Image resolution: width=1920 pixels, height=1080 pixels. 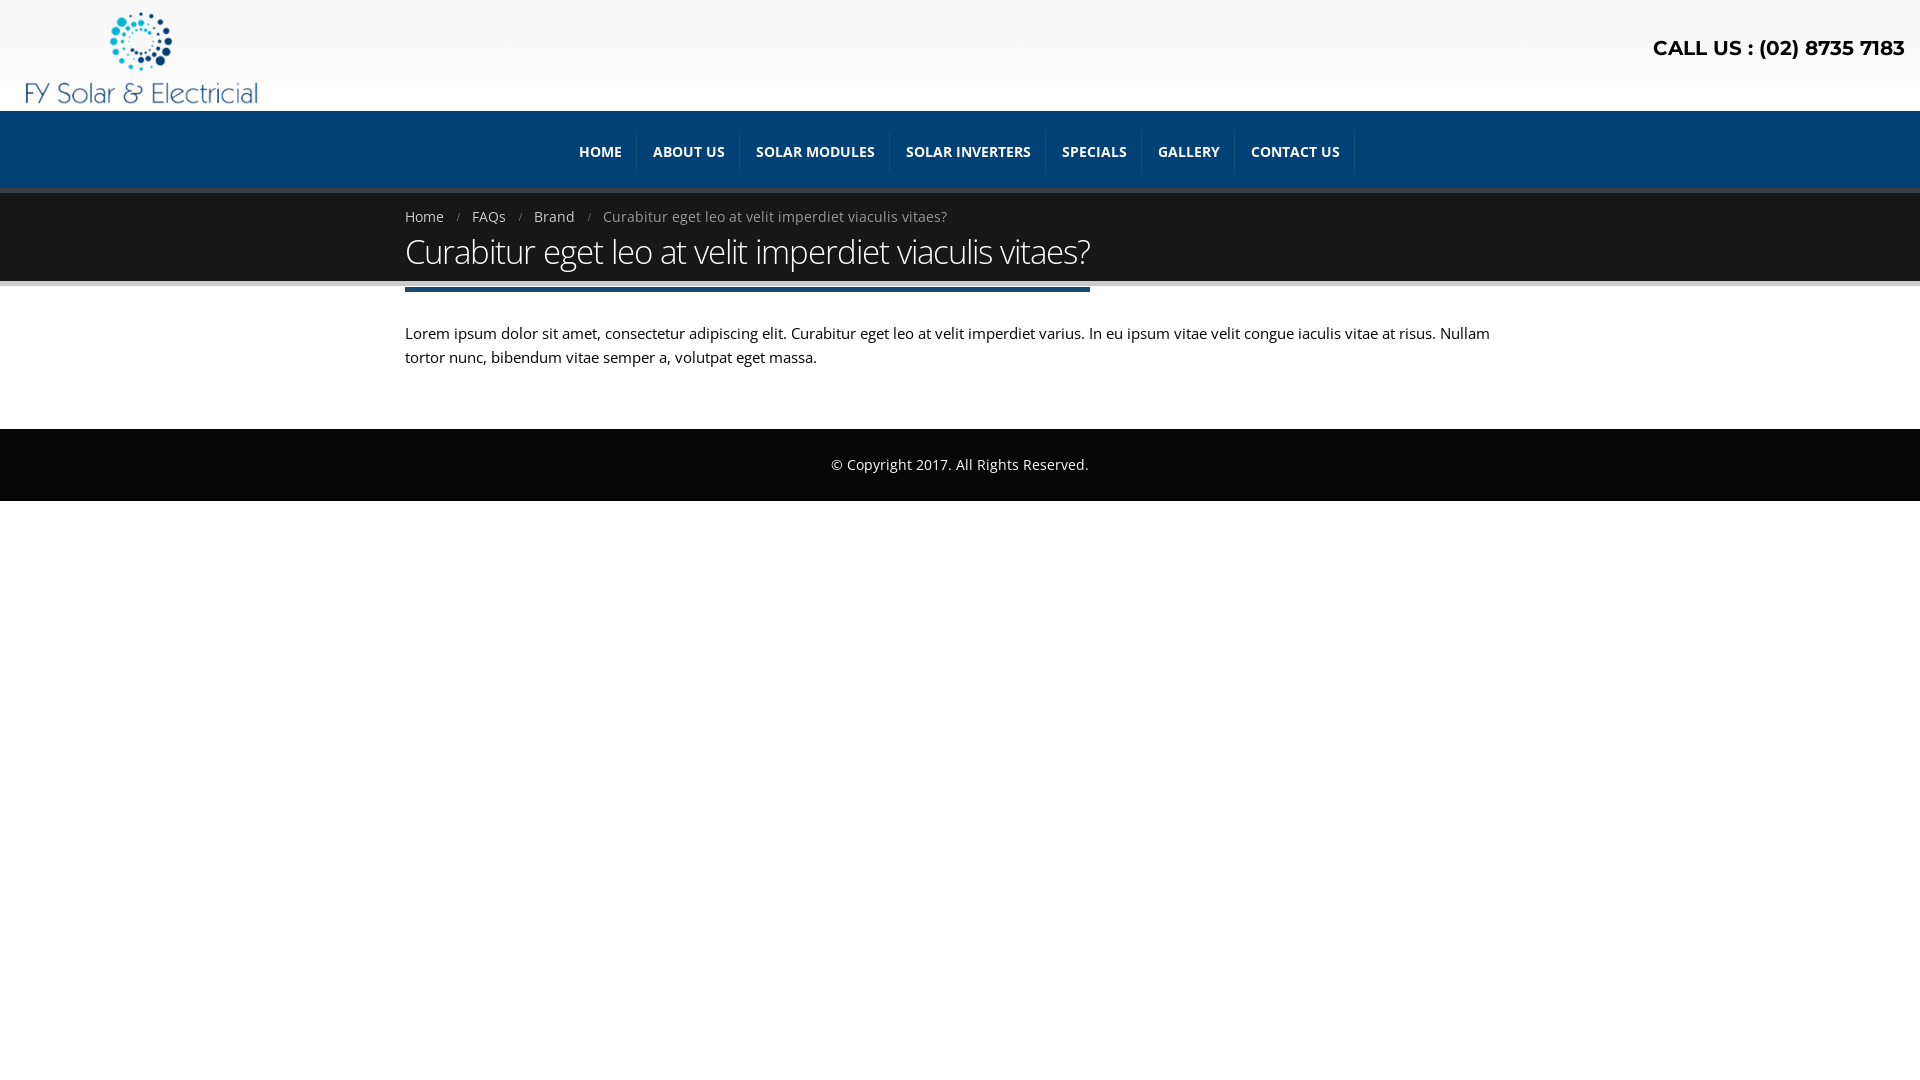 What do you see at coordinates (1295, 150) in the screenshot?
I see `'CONTACT US'` at bounding box center [1295, 150].